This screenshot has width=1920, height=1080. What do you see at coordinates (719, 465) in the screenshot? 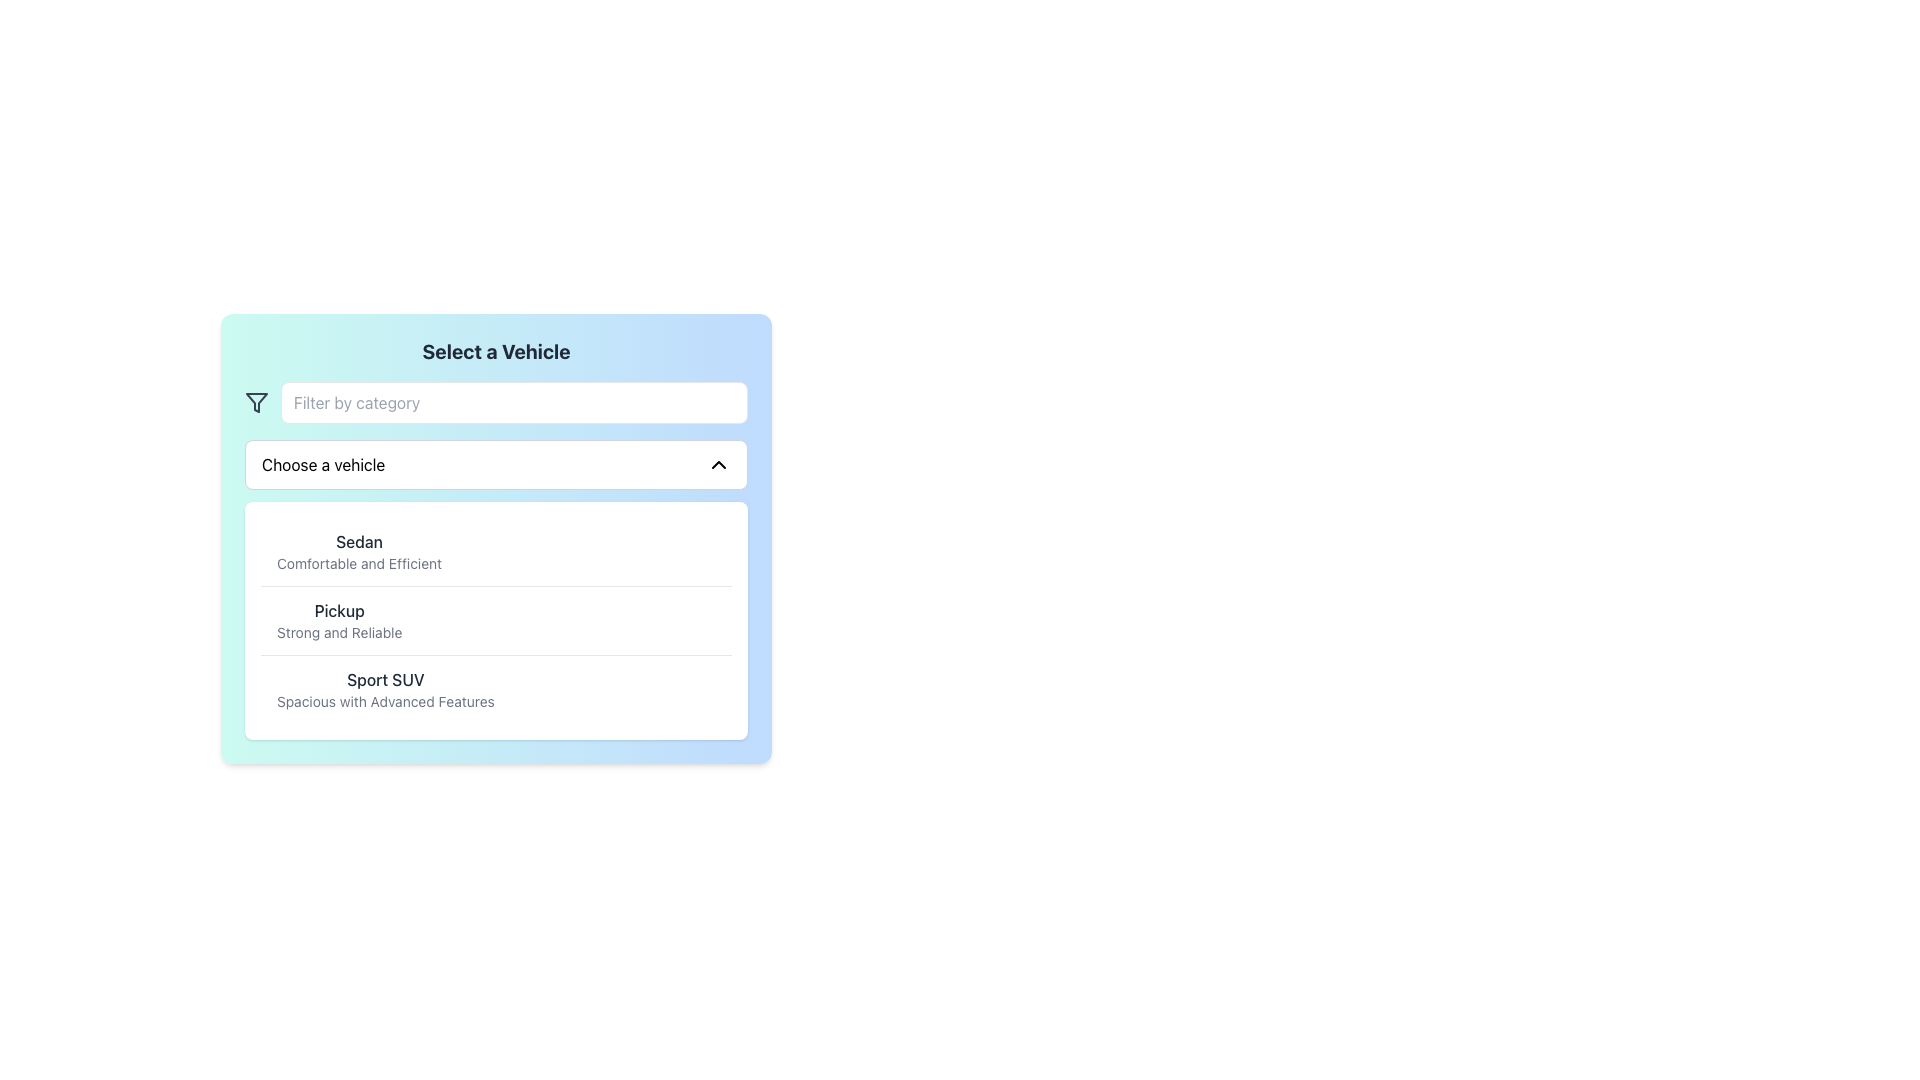
I see `the dropdown toggle icon located at the right end of the 'Choose a vehicle' dropdown box` at bounding box center [719, 465].